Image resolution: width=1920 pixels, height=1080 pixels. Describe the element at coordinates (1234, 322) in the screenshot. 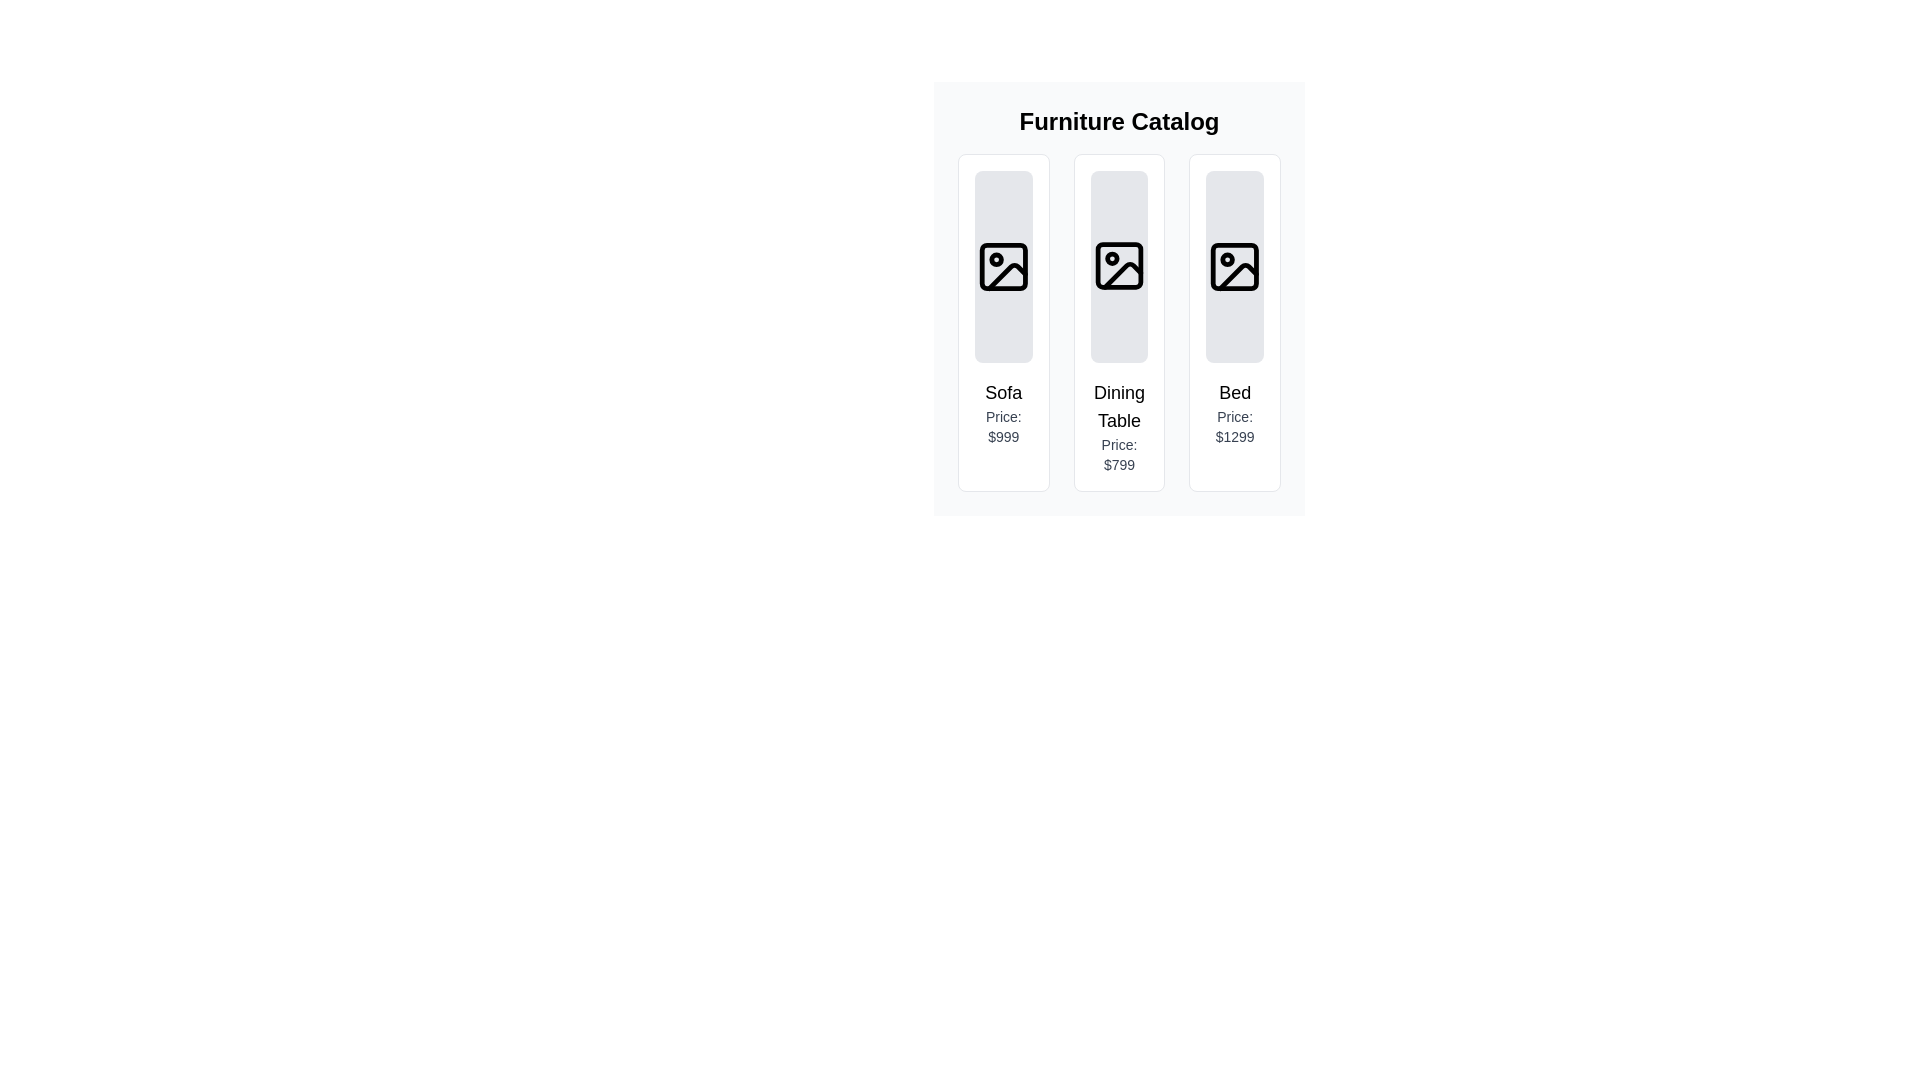

I see `the product catalog card for the 'Bed' priced at $1299, located at the rightmost position among three items` at that location.